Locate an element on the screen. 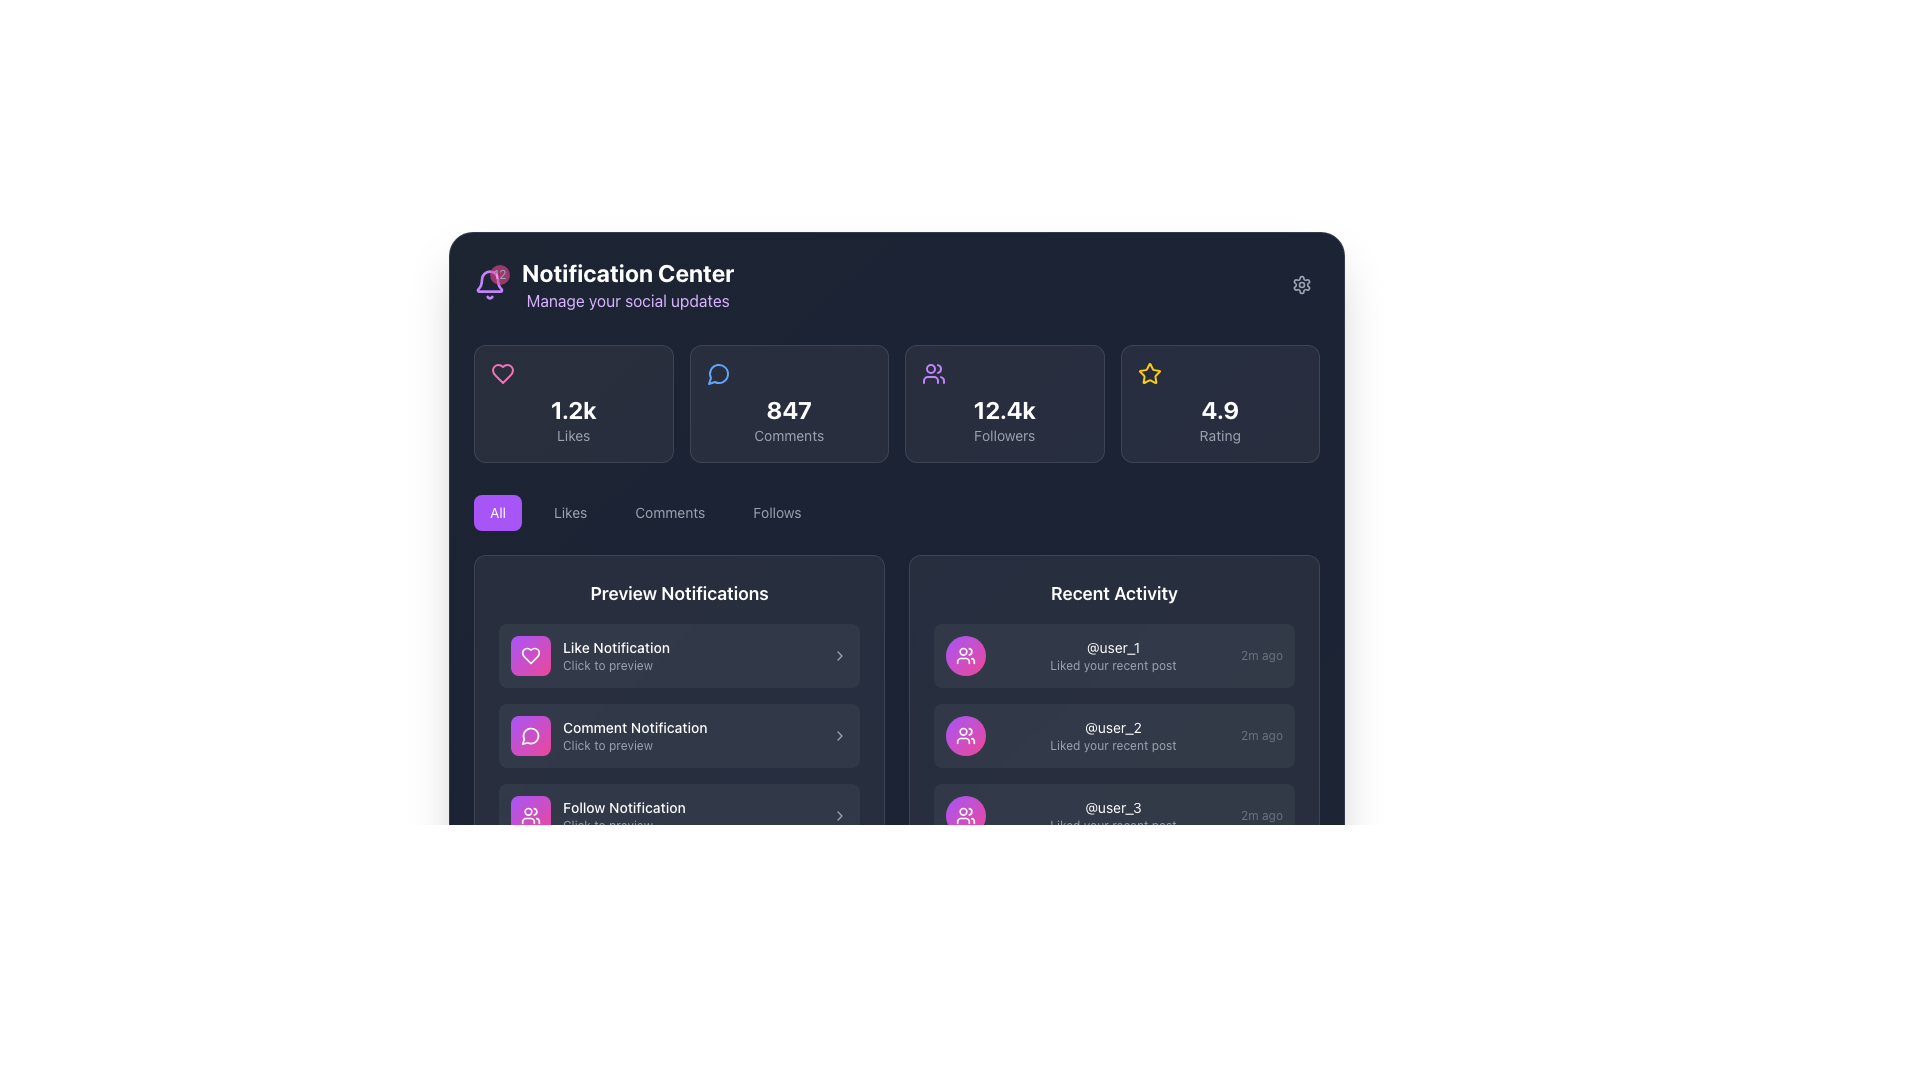 Image resolution: width=1920 pixels, height=1080 pixels. the 'Likes' button, which is styled as a text label with gray color and rounded rectangular shape, to observe its hover effect is located at coordinates (569, 512).